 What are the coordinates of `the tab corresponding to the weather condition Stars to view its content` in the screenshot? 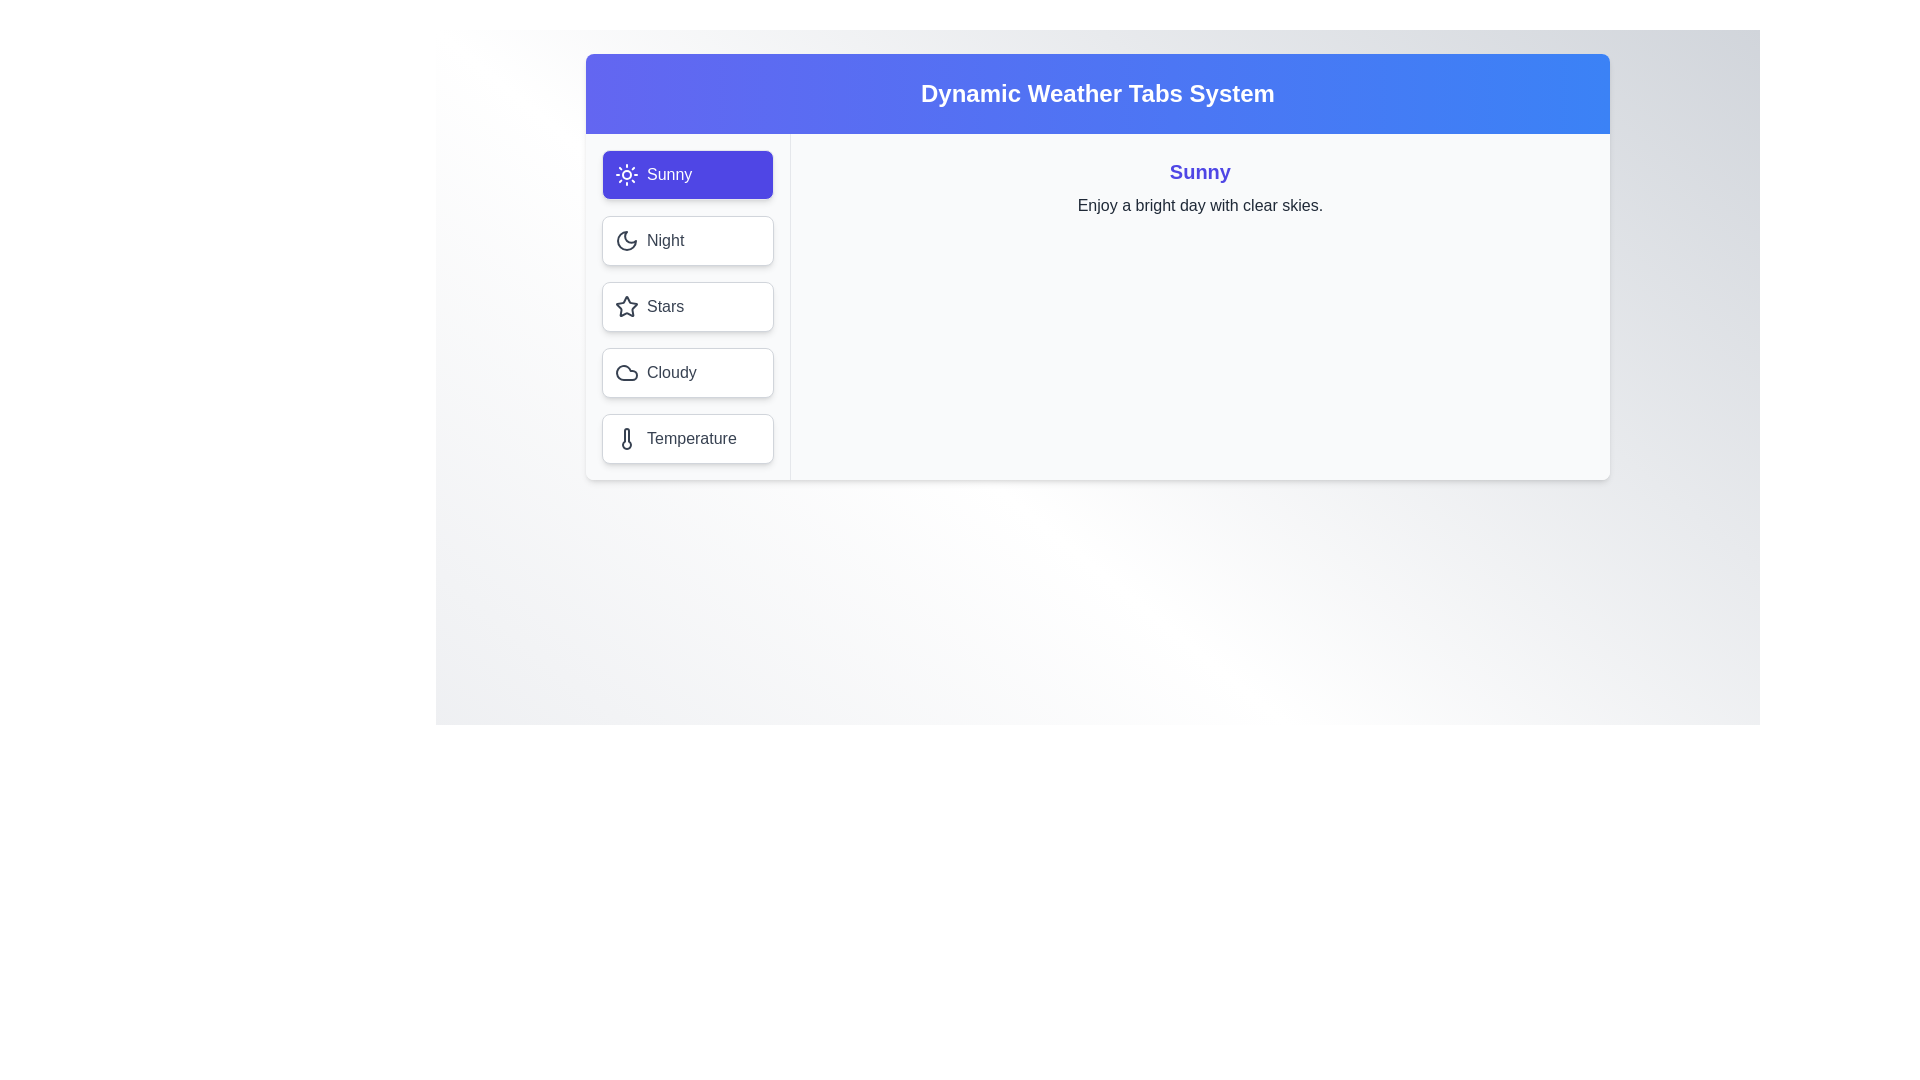 It's located at (686, 307).